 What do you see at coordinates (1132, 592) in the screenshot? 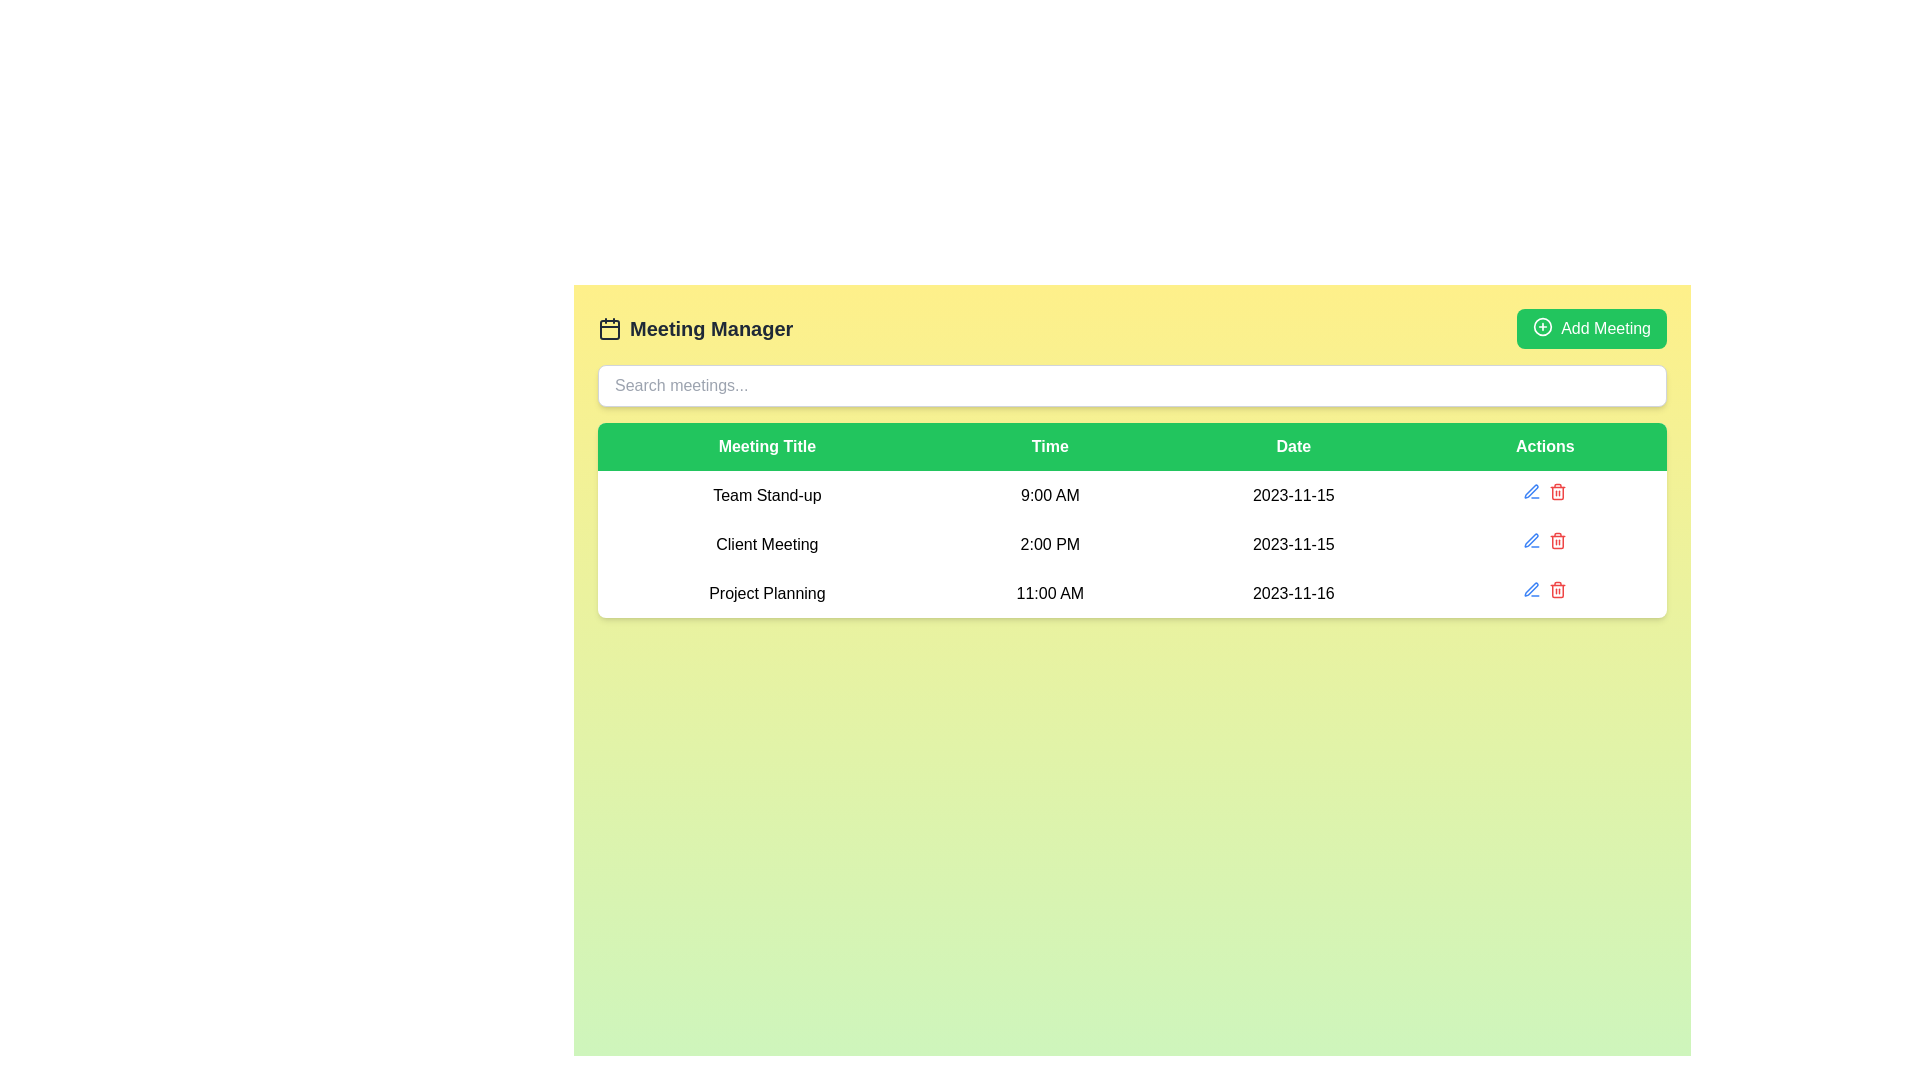
I see `the third row of the meeting schedule table, which displays details including the title, time, date, and has an 'Actions' section for interaction` at bounding box center [1132, 592].